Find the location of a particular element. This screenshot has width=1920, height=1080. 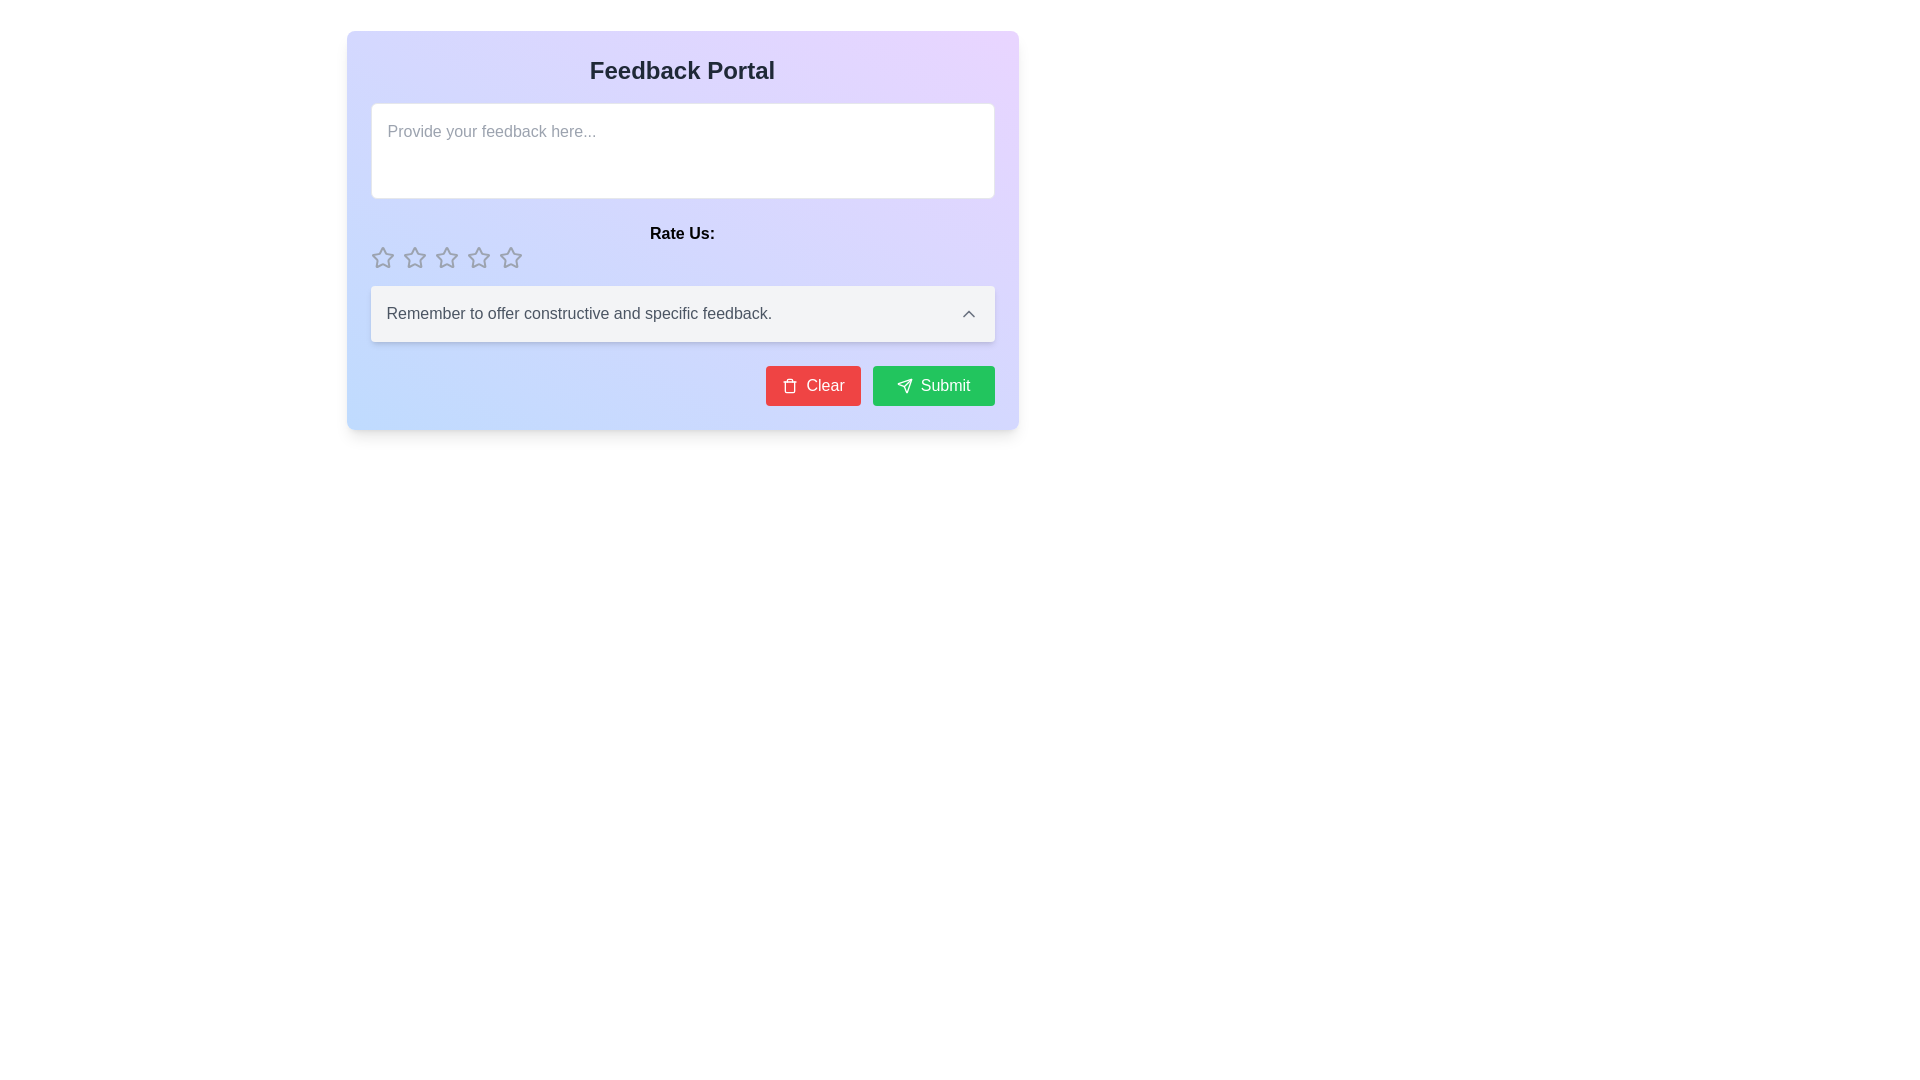

the fifth star icon used for rating in the feedback form located below the 'Rate Us' text field is located at coordinates (510, 256).